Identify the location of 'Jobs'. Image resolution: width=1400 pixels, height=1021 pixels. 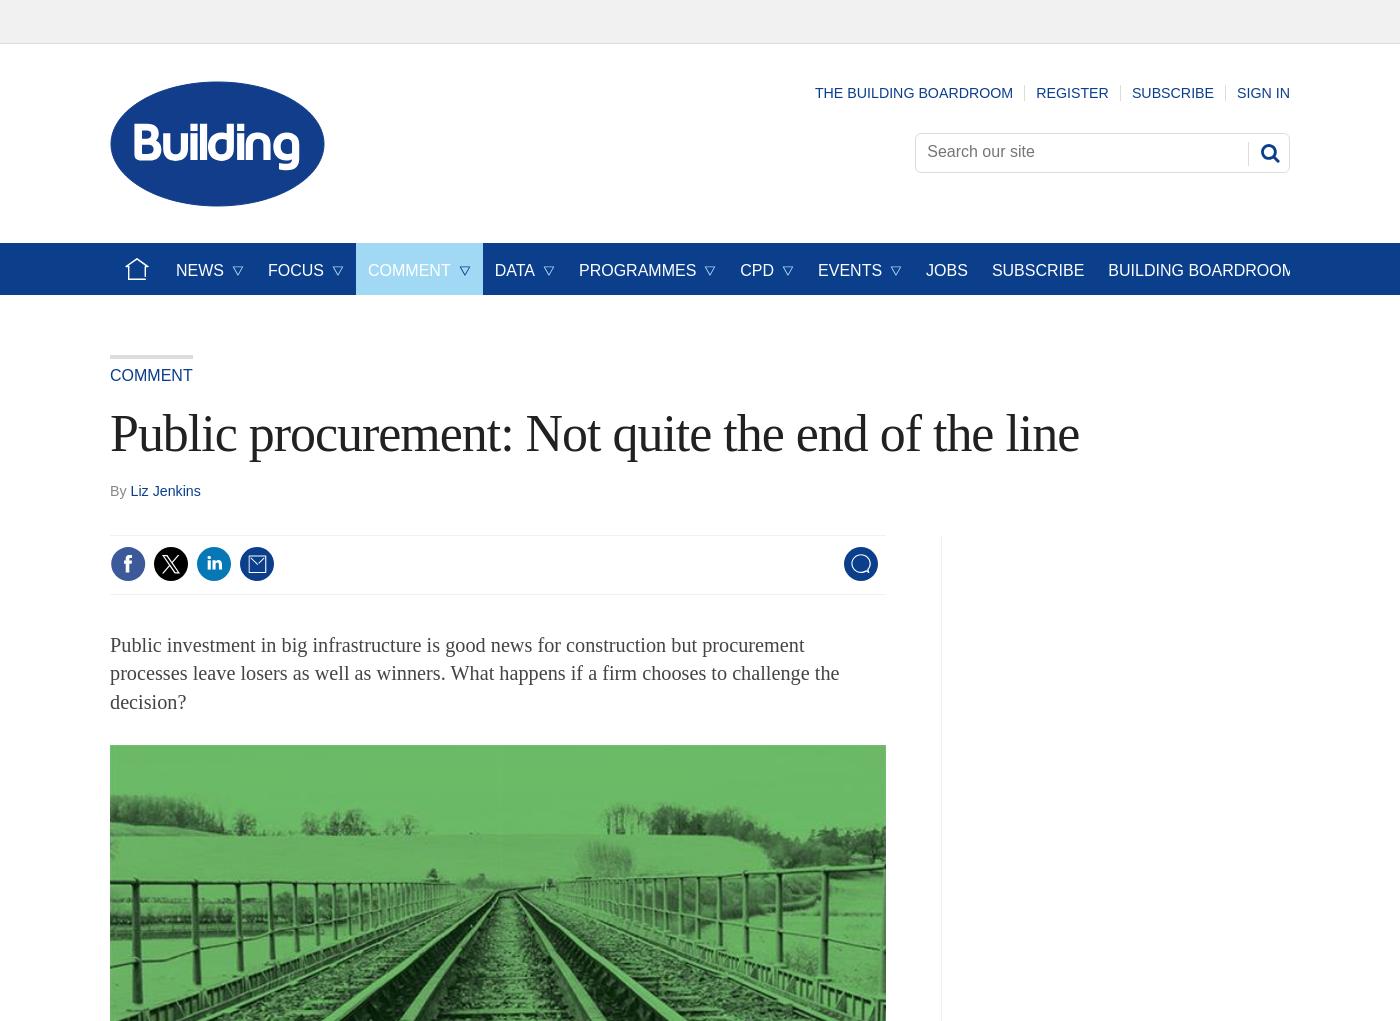
(946, 269).